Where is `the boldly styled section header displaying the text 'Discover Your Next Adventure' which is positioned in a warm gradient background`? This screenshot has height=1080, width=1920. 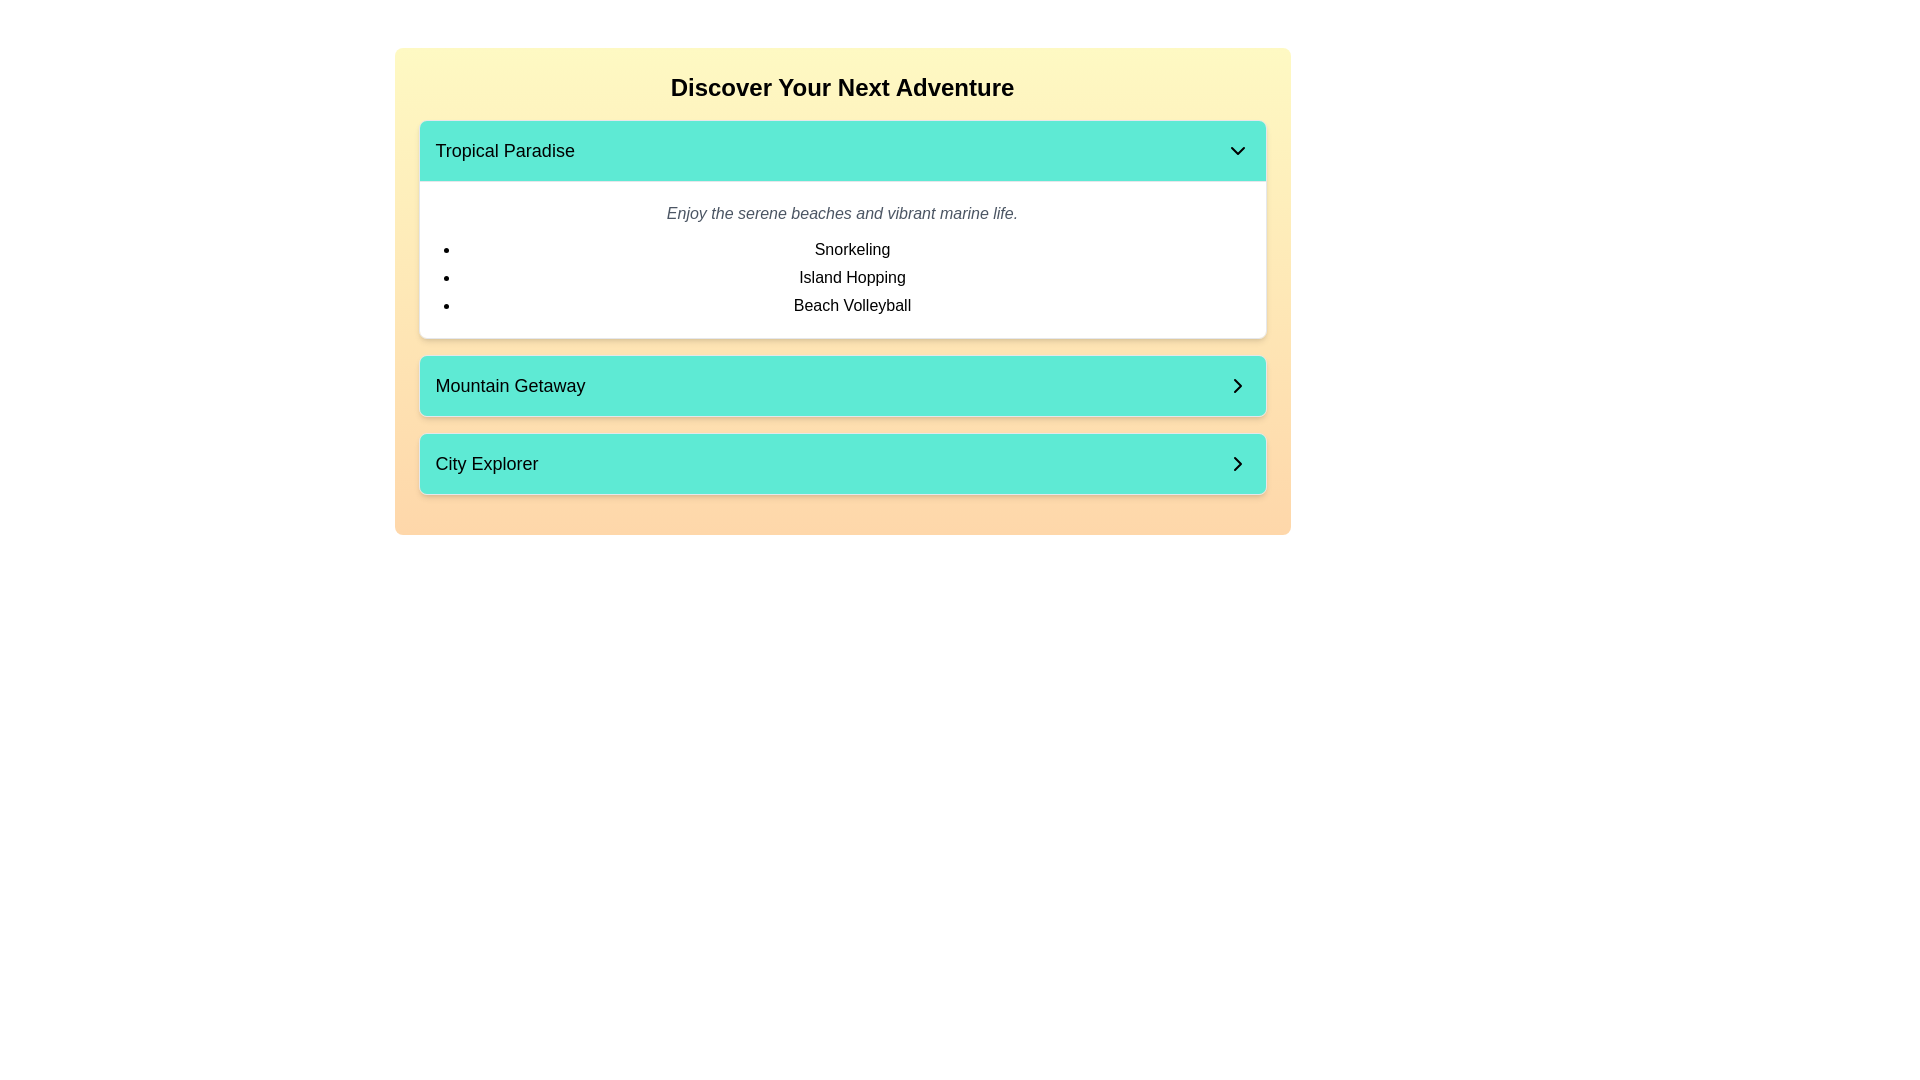
the boldly styled section header displaying the text 'Discover Your Next Adventure' which is positioned in a warm gradient background is located at coordinates (842, 291).